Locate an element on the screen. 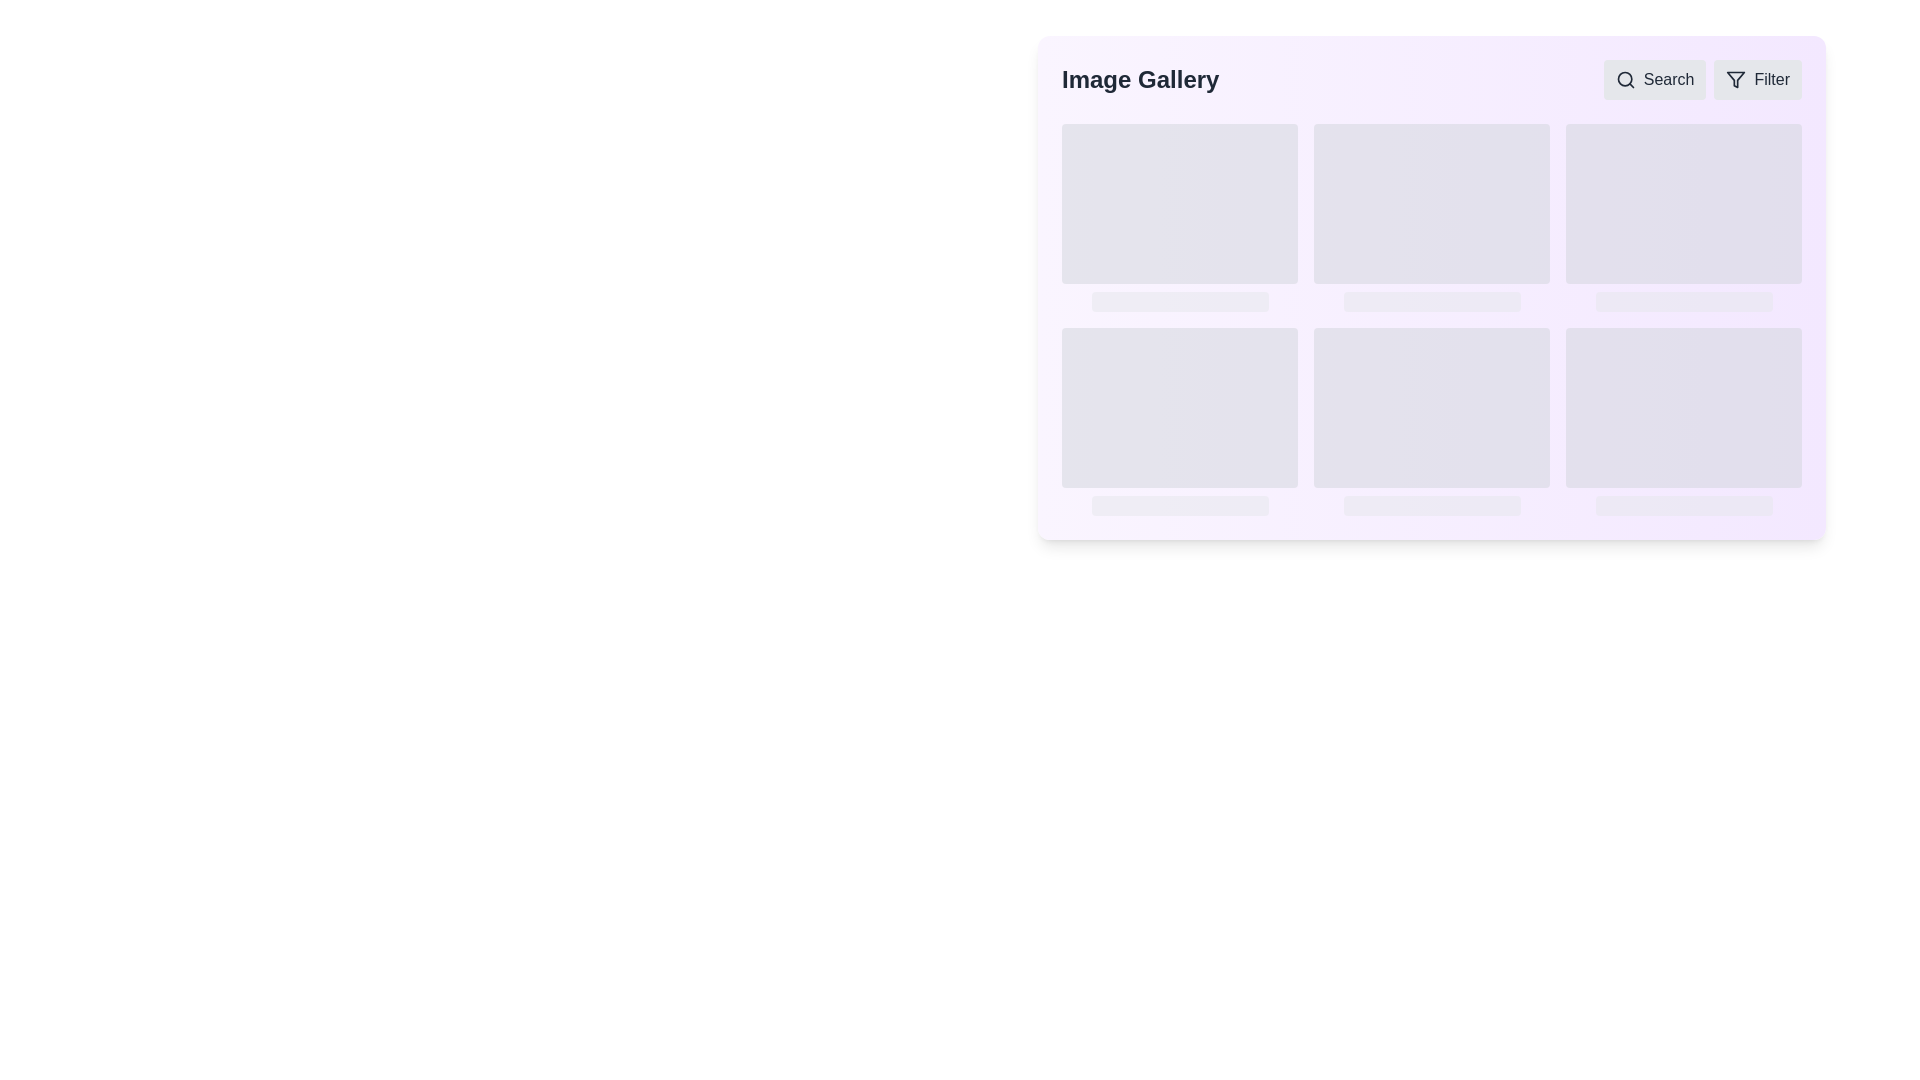 The height and width of the screenshot is (1080, 1920). the 'Filter' button which contains a small funnel-like filter icon on its left side is located at coordinates (1735, 79).